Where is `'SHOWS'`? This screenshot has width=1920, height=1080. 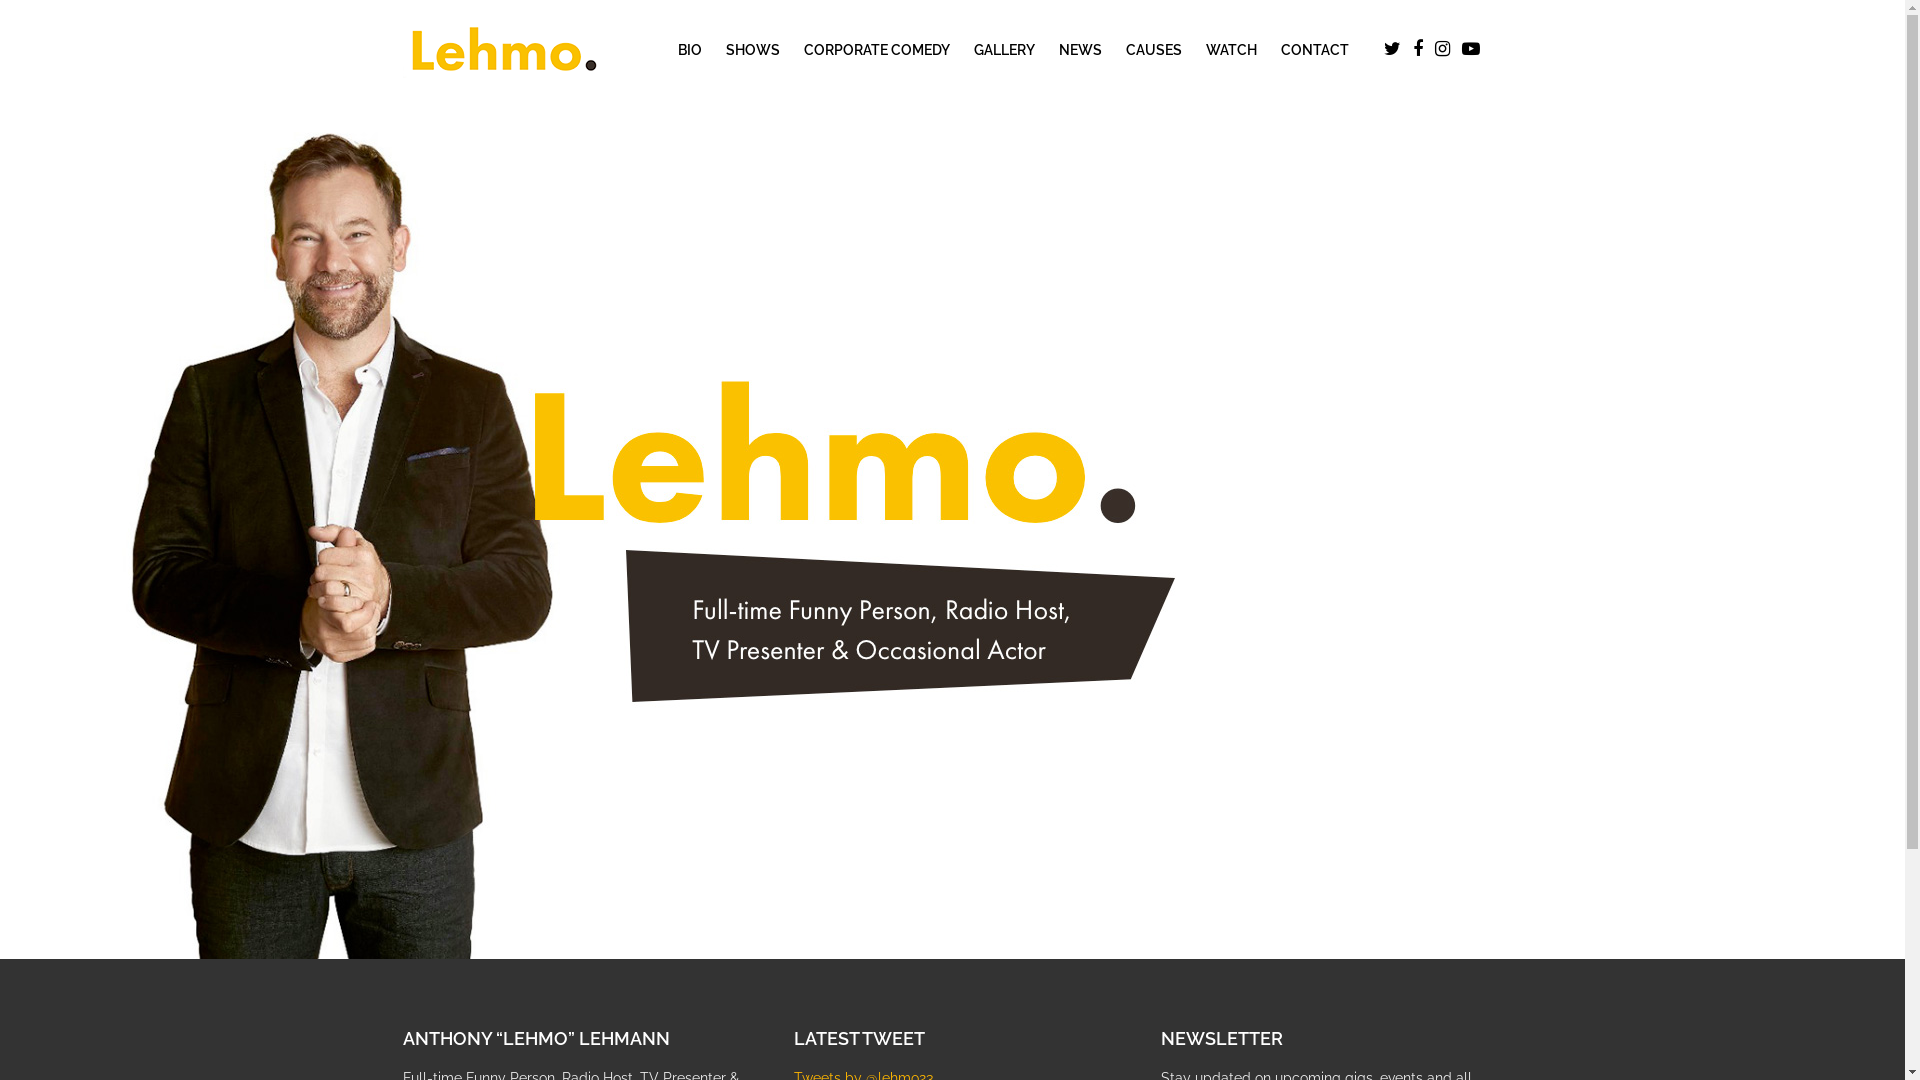 'SHOWS' is located at coordinates (752, 49).